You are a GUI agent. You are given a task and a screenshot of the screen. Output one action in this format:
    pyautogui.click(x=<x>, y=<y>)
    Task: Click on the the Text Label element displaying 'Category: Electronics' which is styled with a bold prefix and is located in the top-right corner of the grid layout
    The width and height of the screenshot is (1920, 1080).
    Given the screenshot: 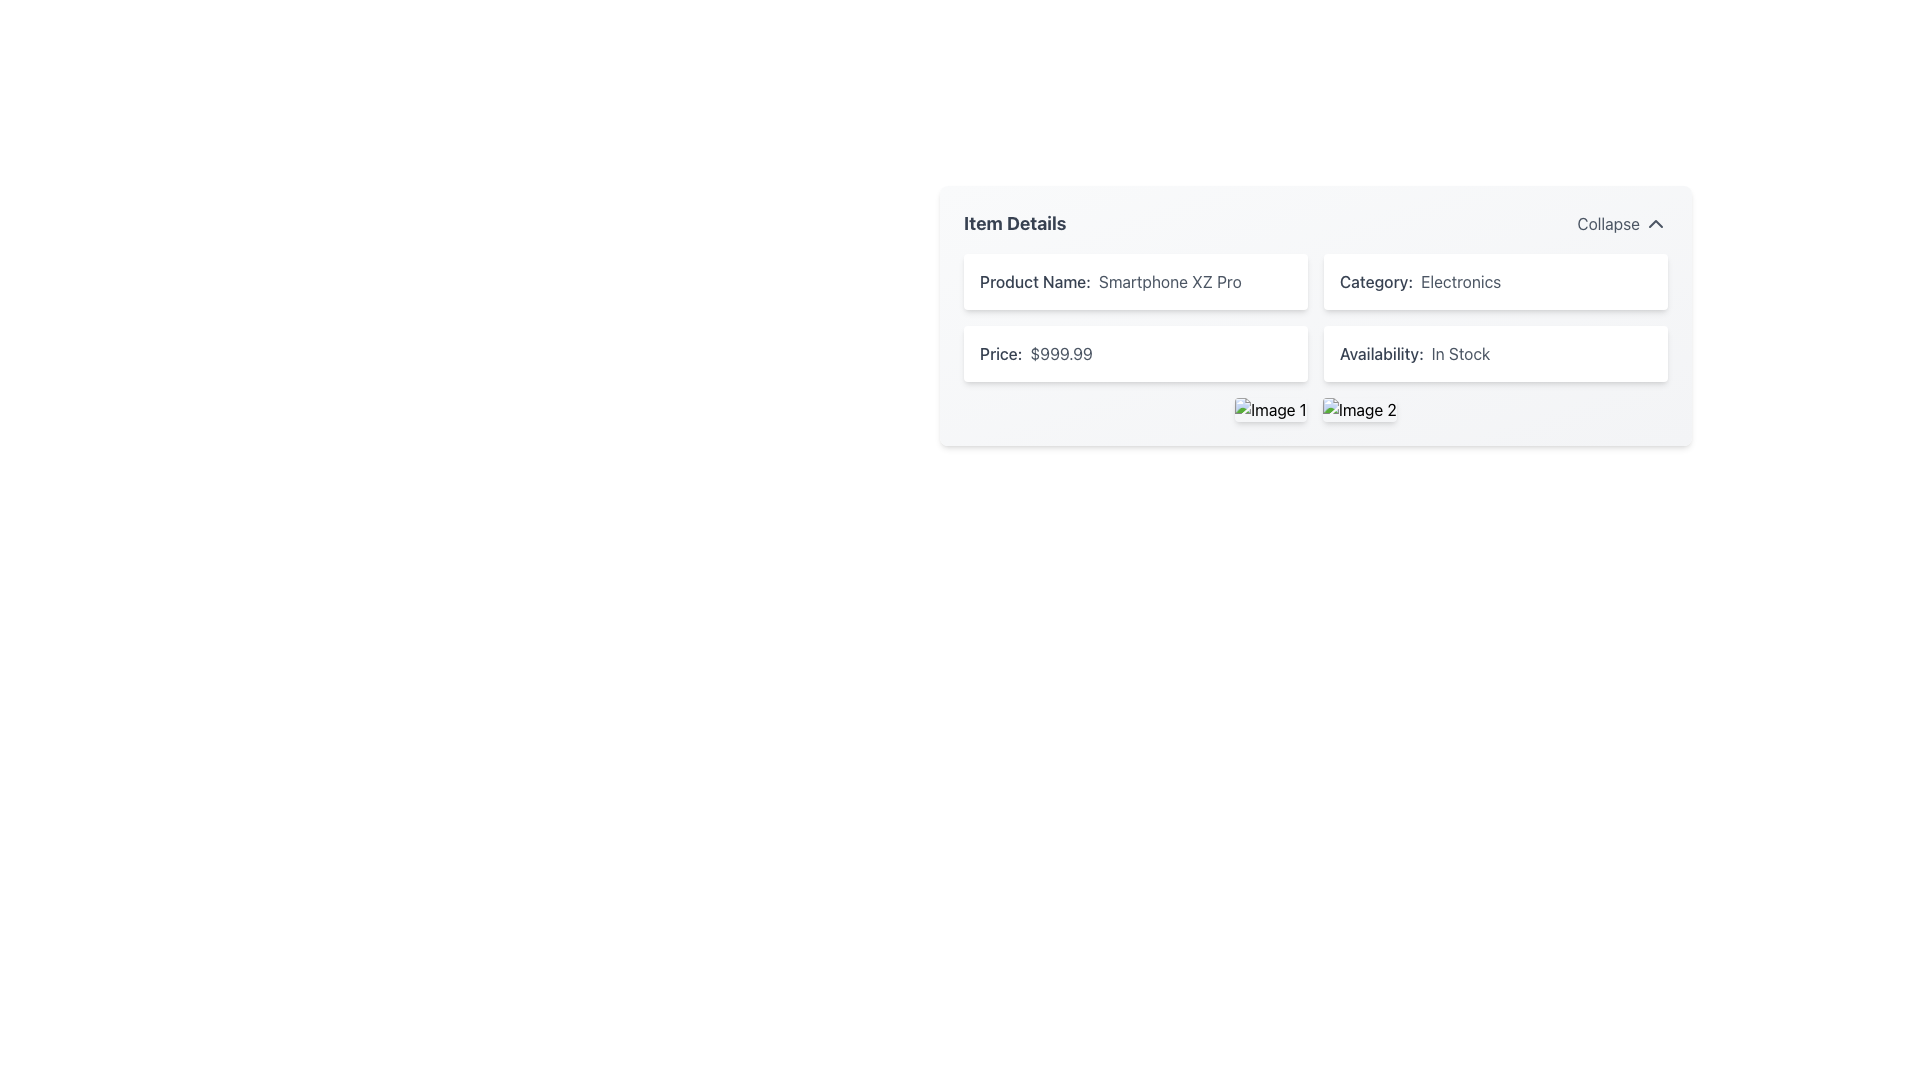 What is the action you would take?
    pyautogui.click(x=1496, y=281)
    